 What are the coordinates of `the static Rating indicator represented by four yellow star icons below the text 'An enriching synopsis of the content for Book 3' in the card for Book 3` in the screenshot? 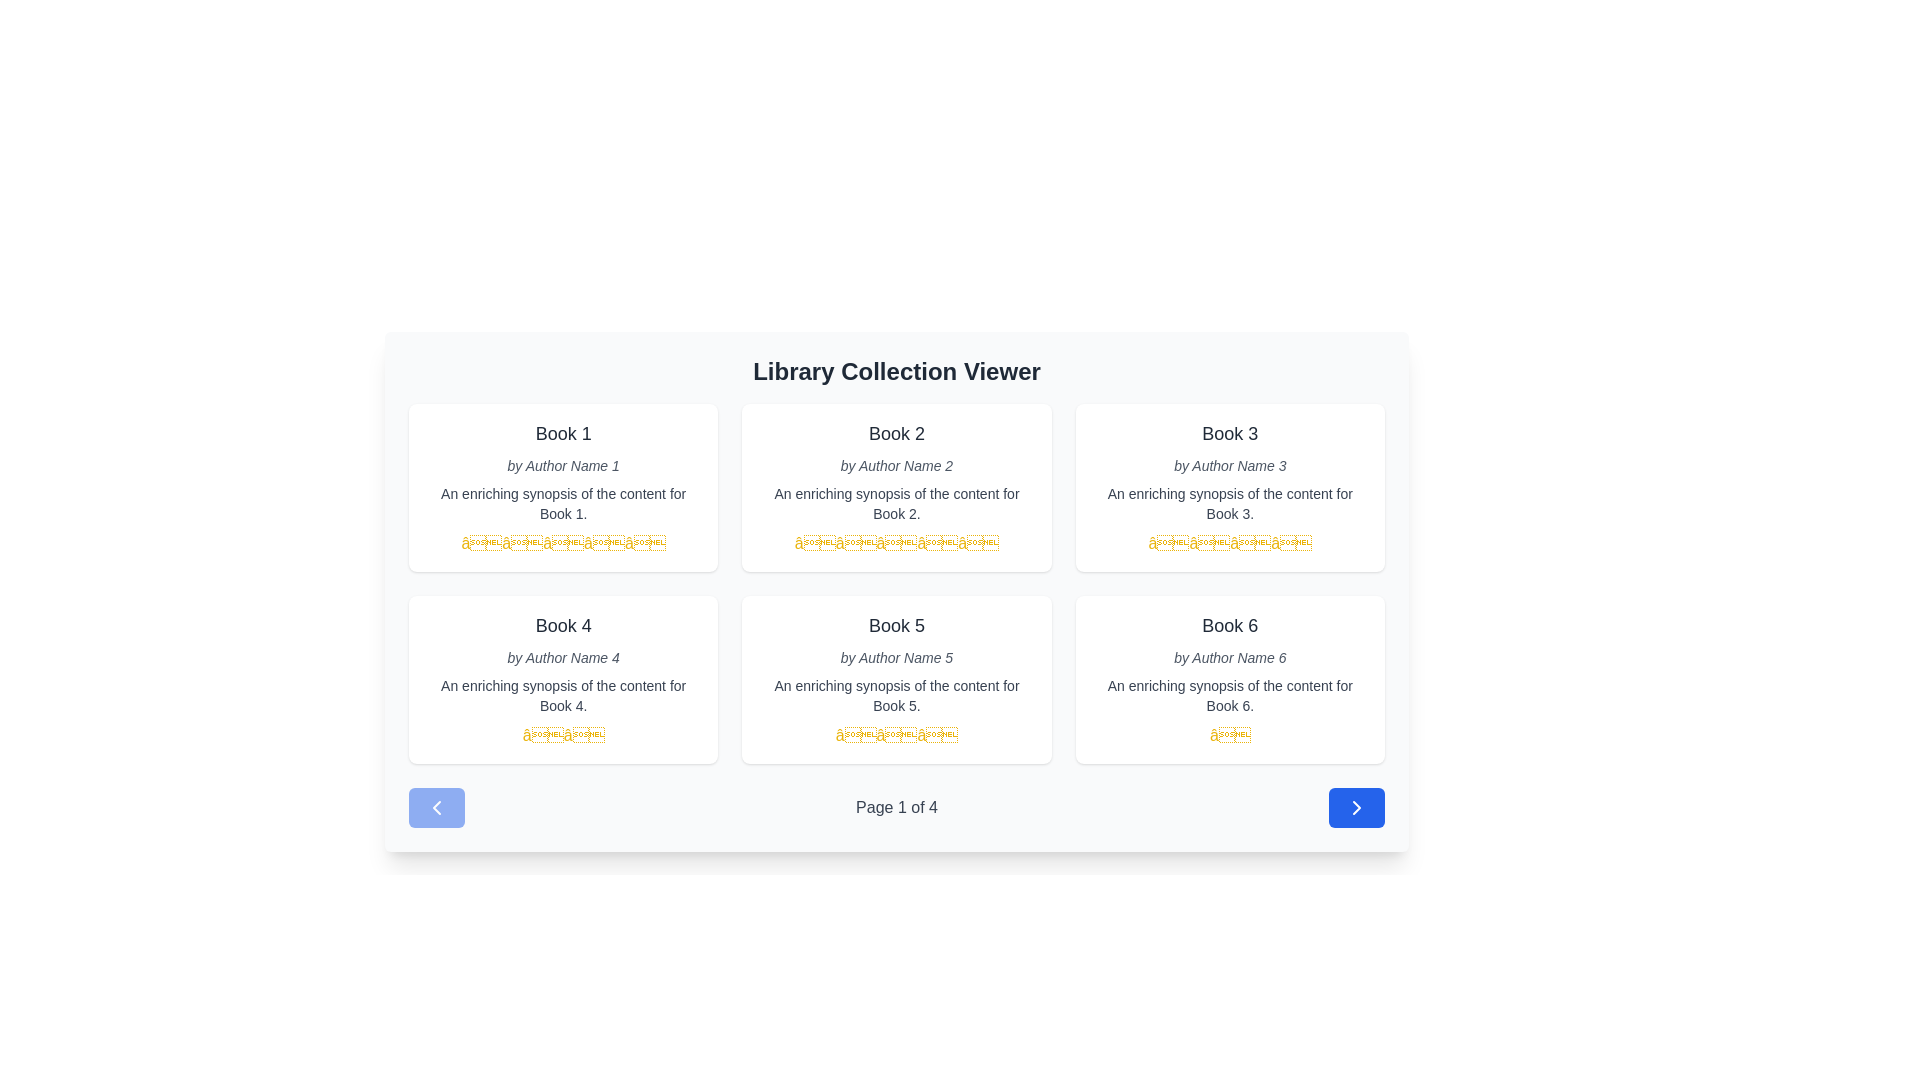 It's located at (1229, 543).